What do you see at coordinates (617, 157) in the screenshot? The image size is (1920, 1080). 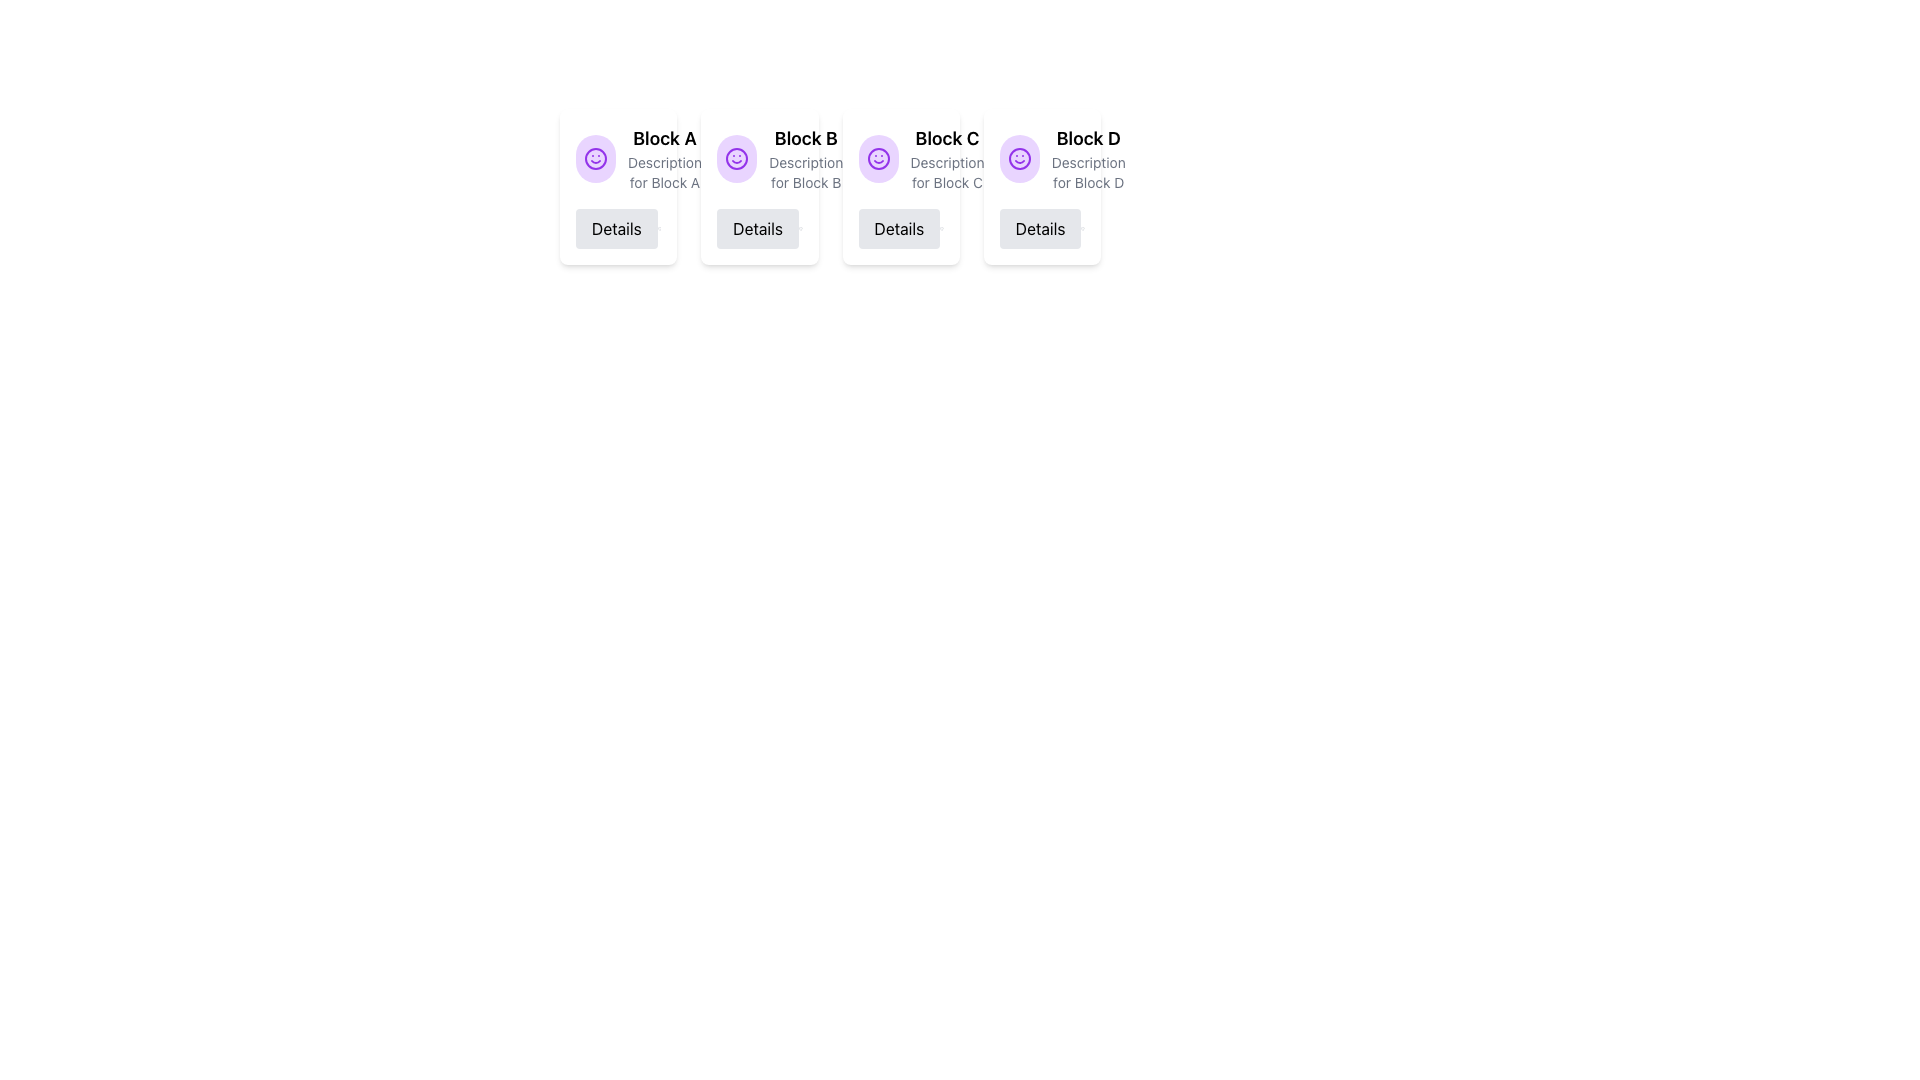 I see `the Composite element displaying the title 'Block A' and its description, which includes a purple circular icon with a smiley face on the left side` at bounding box center [617, 157].